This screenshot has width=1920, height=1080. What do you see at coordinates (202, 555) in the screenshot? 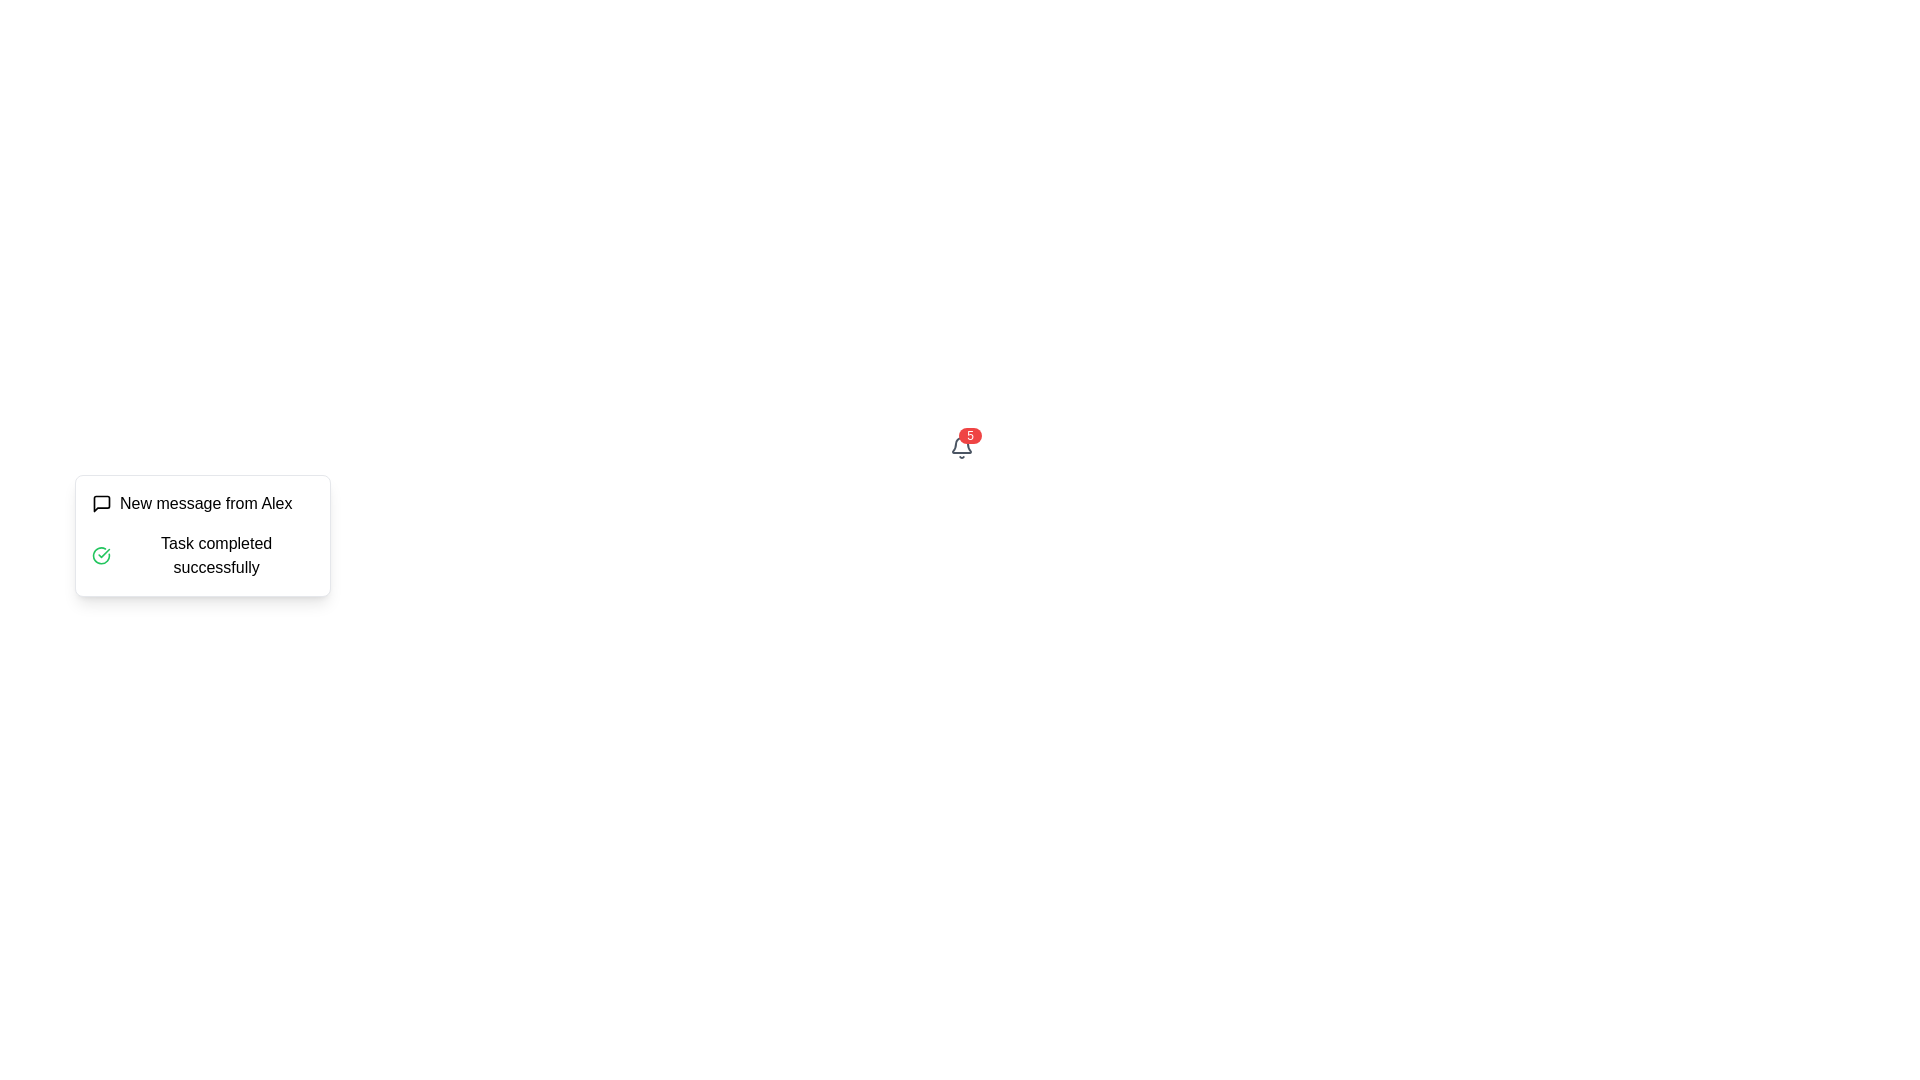
I see `confirmation message indicating that a task has been completed successfully, located below the message 'New message from Alex'` at bounding box center [202, 555].